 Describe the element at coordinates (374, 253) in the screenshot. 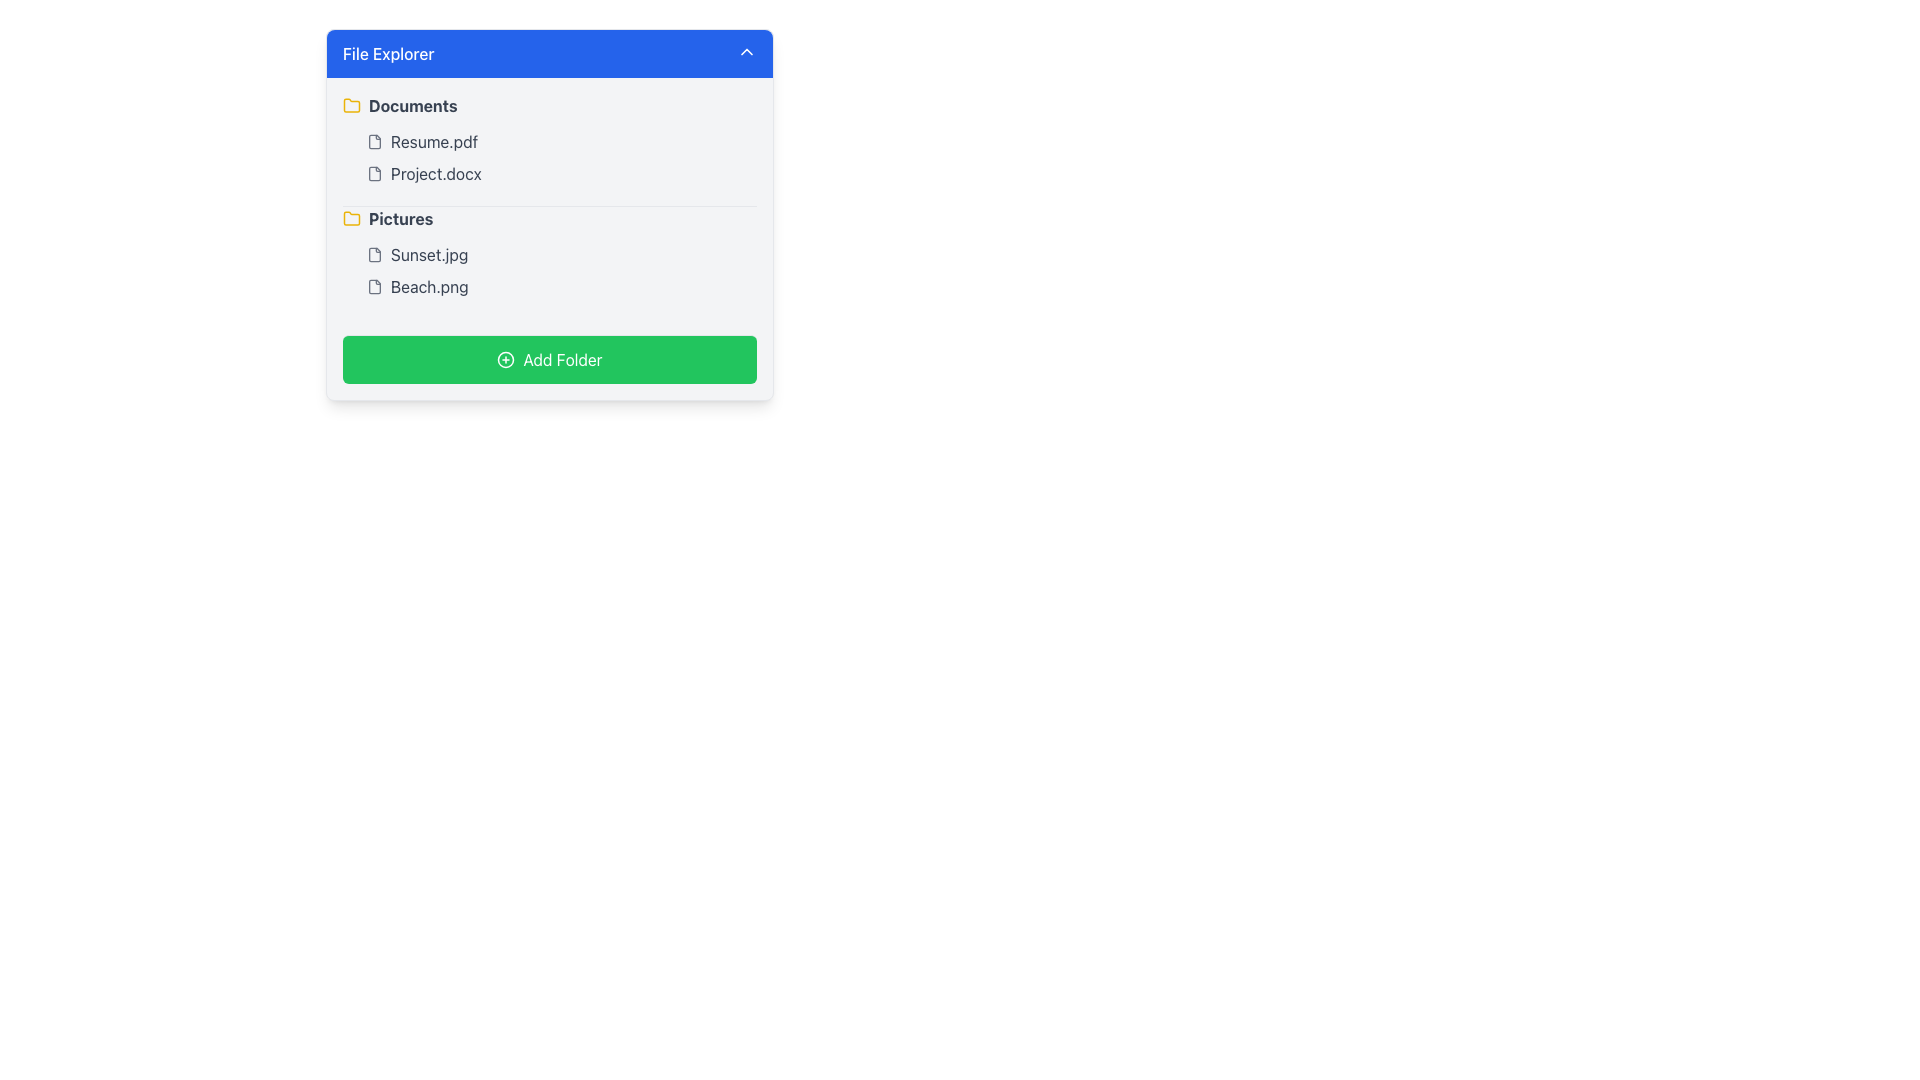

I see `the file icon represented by a gray file silhouette next` at that location.